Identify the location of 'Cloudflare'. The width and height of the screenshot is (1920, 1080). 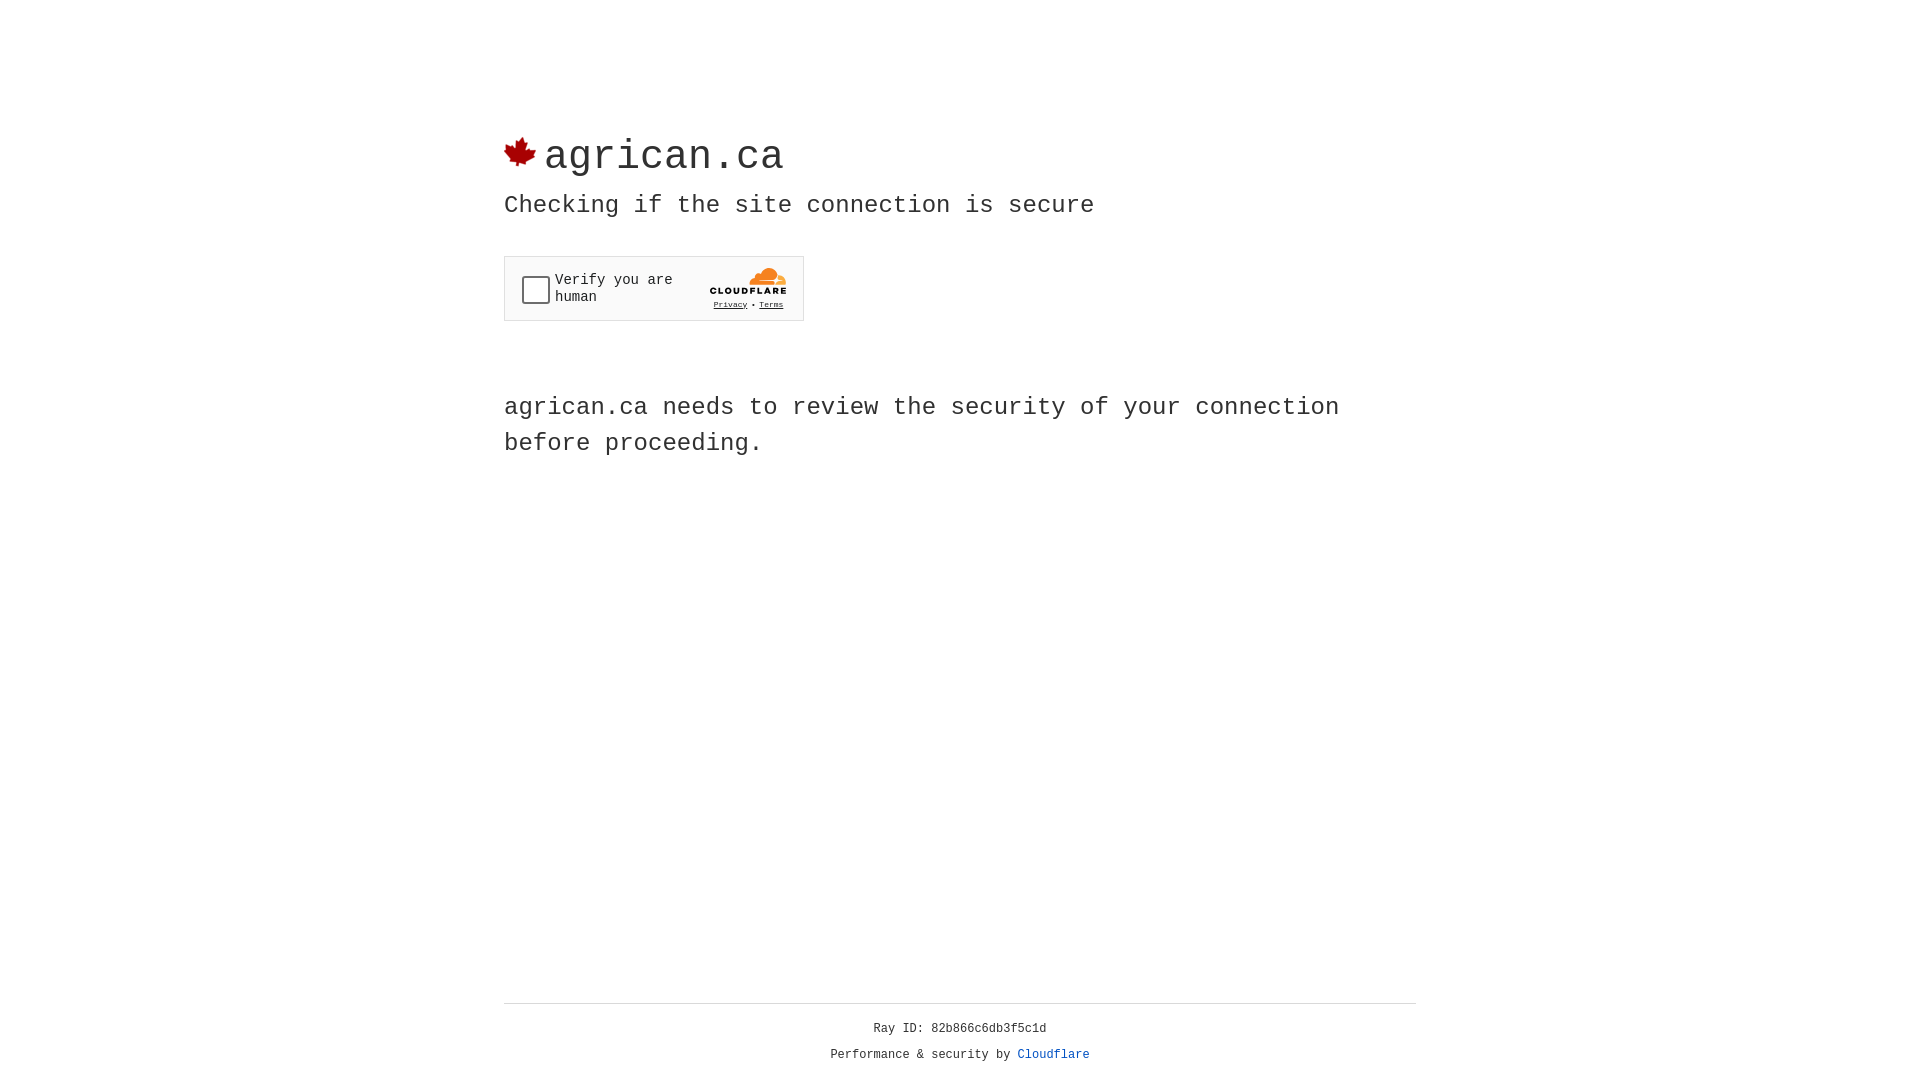
(1053, 1054).